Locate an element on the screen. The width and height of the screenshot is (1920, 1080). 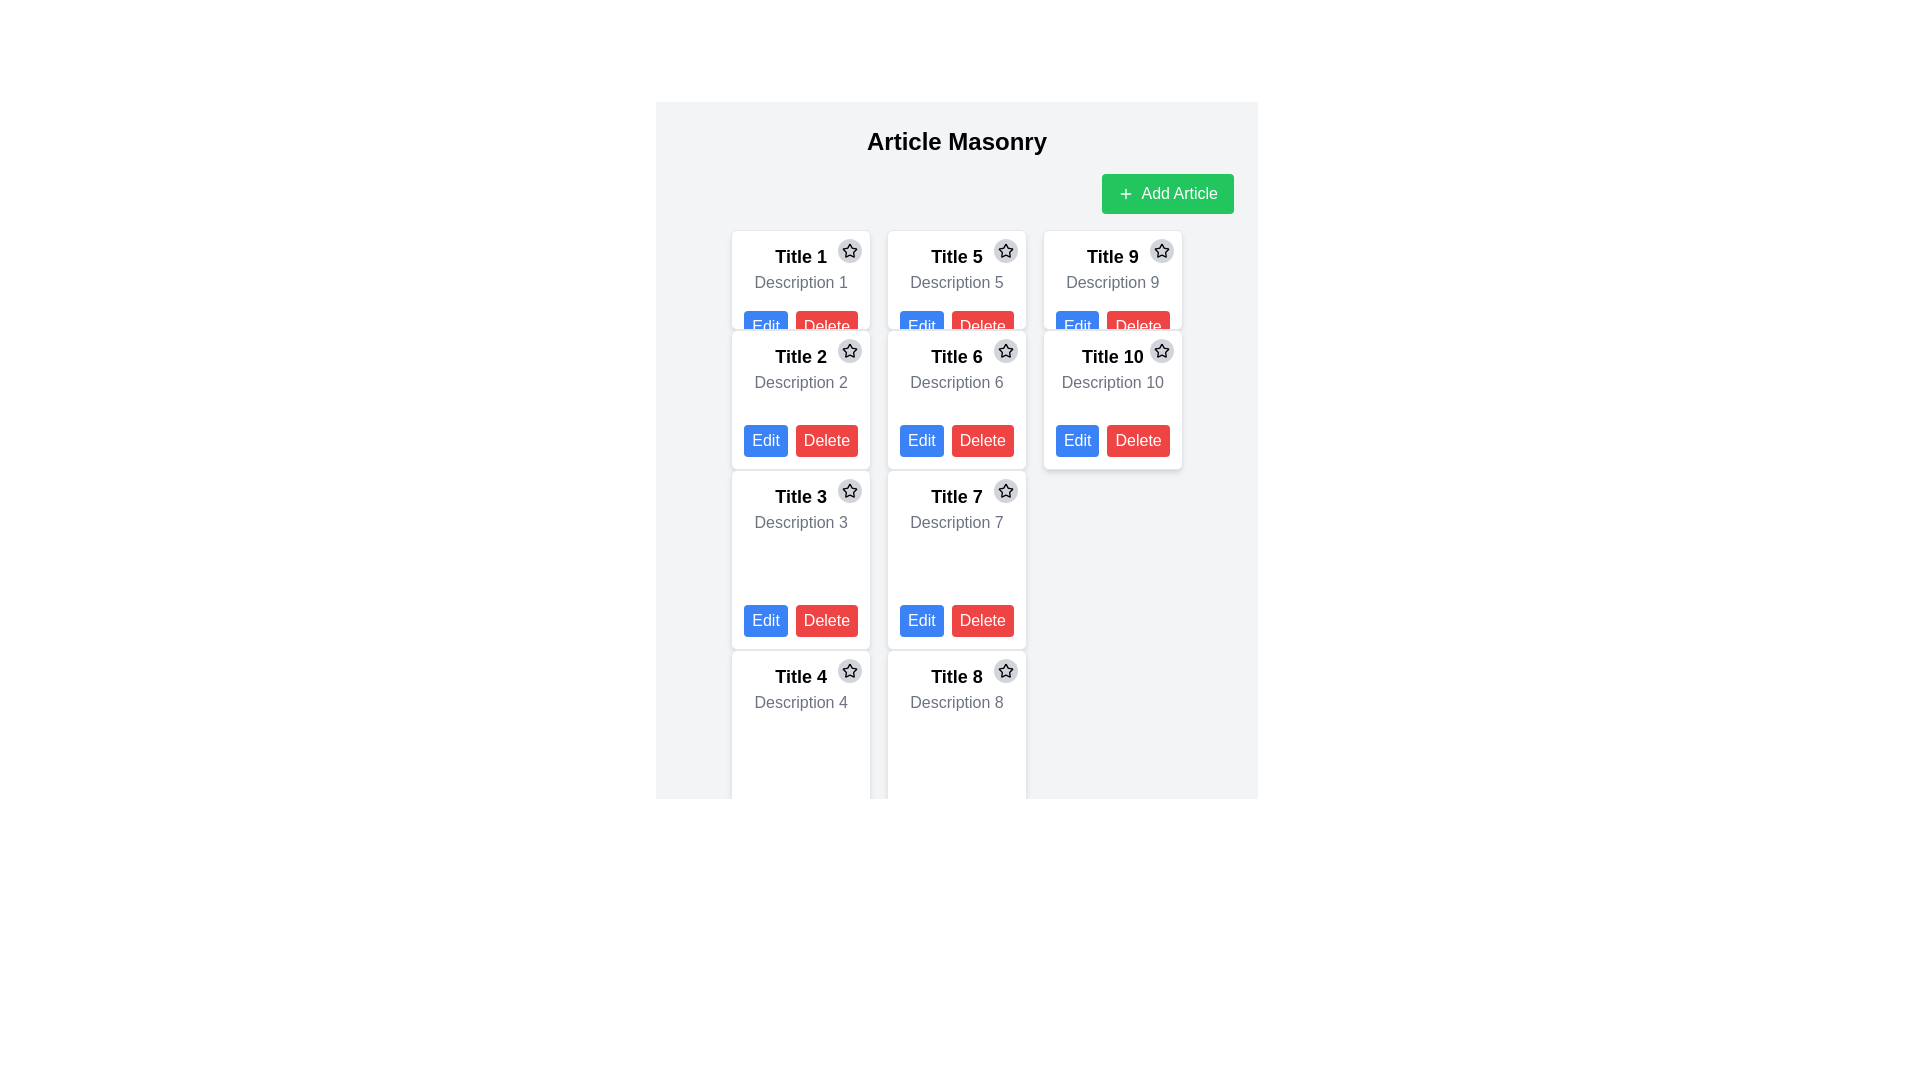
the descriptive text label located under the 'Title 10' header in the tenth card of the 'Article Masonry' grid layout is located at coordinates (1111, 389).